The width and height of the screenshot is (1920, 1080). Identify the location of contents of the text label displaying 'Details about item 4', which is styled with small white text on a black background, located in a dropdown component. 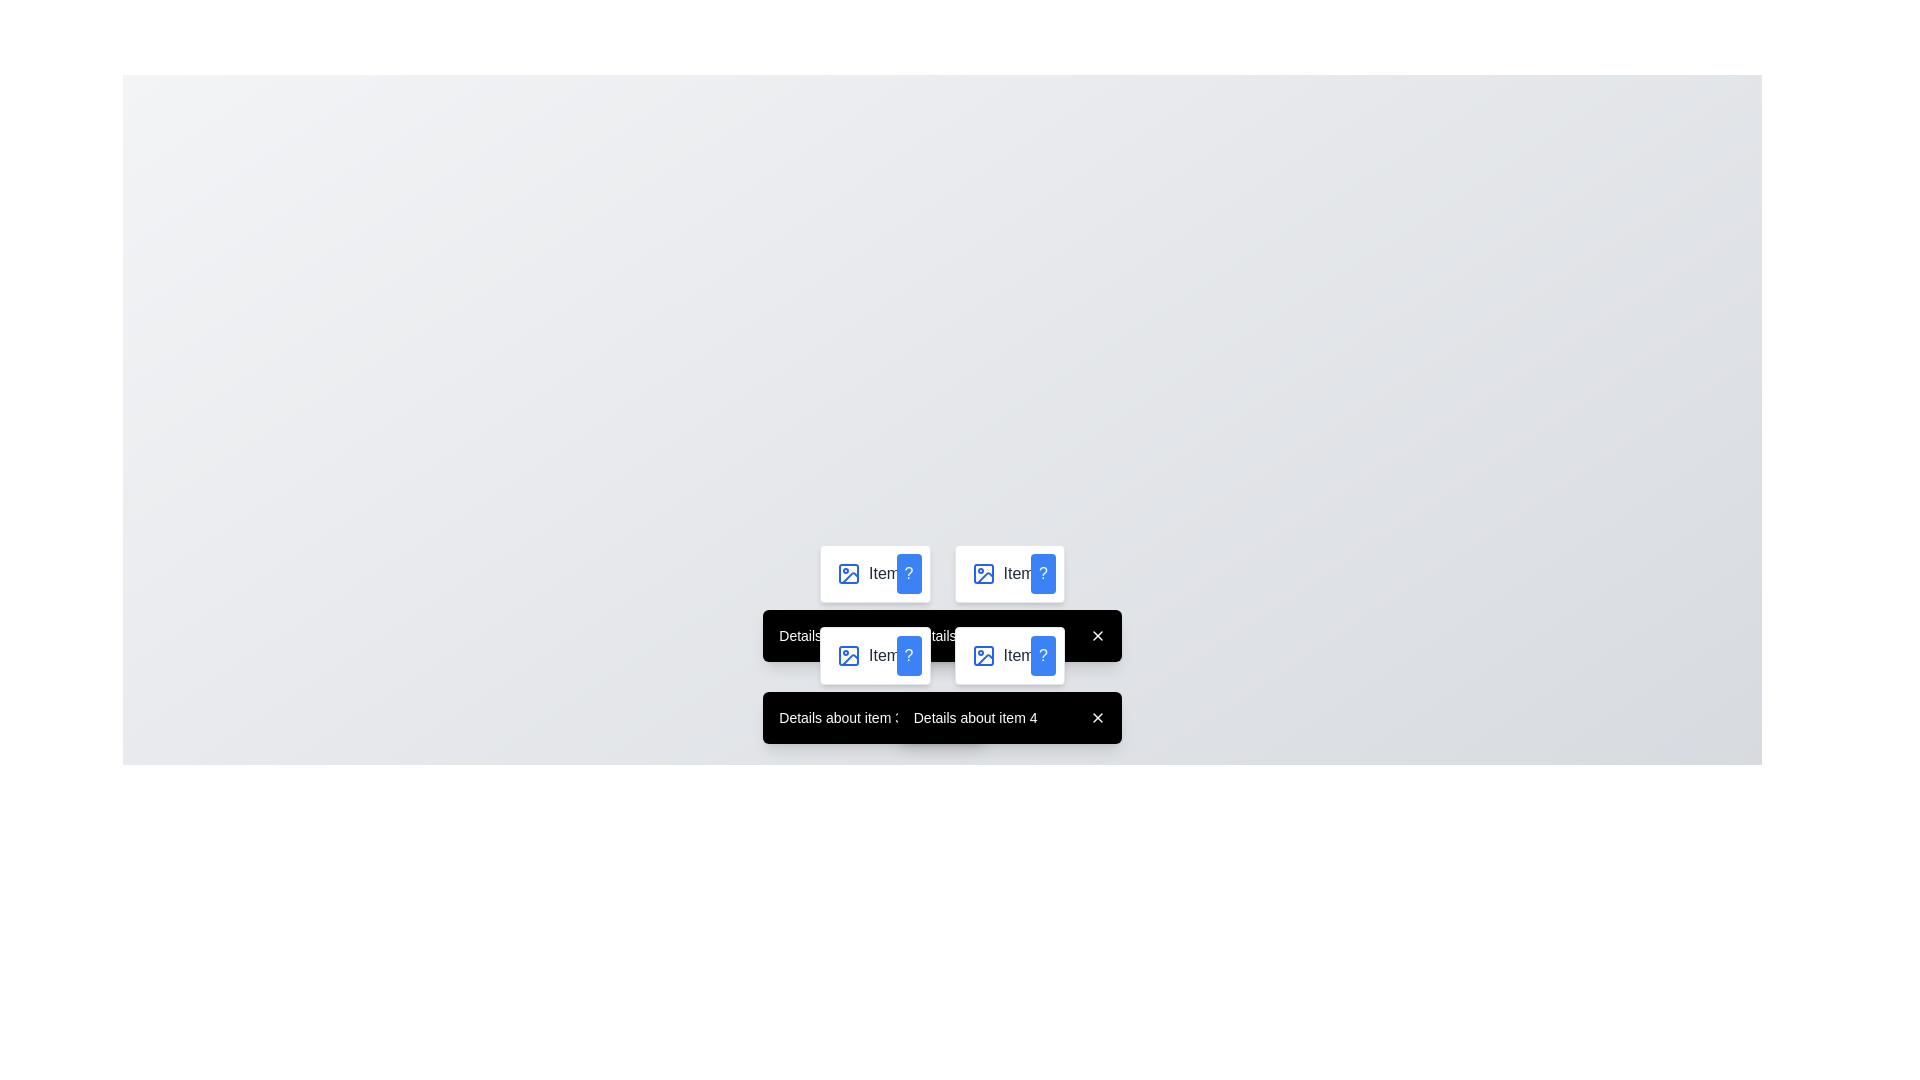
(1009, 716).